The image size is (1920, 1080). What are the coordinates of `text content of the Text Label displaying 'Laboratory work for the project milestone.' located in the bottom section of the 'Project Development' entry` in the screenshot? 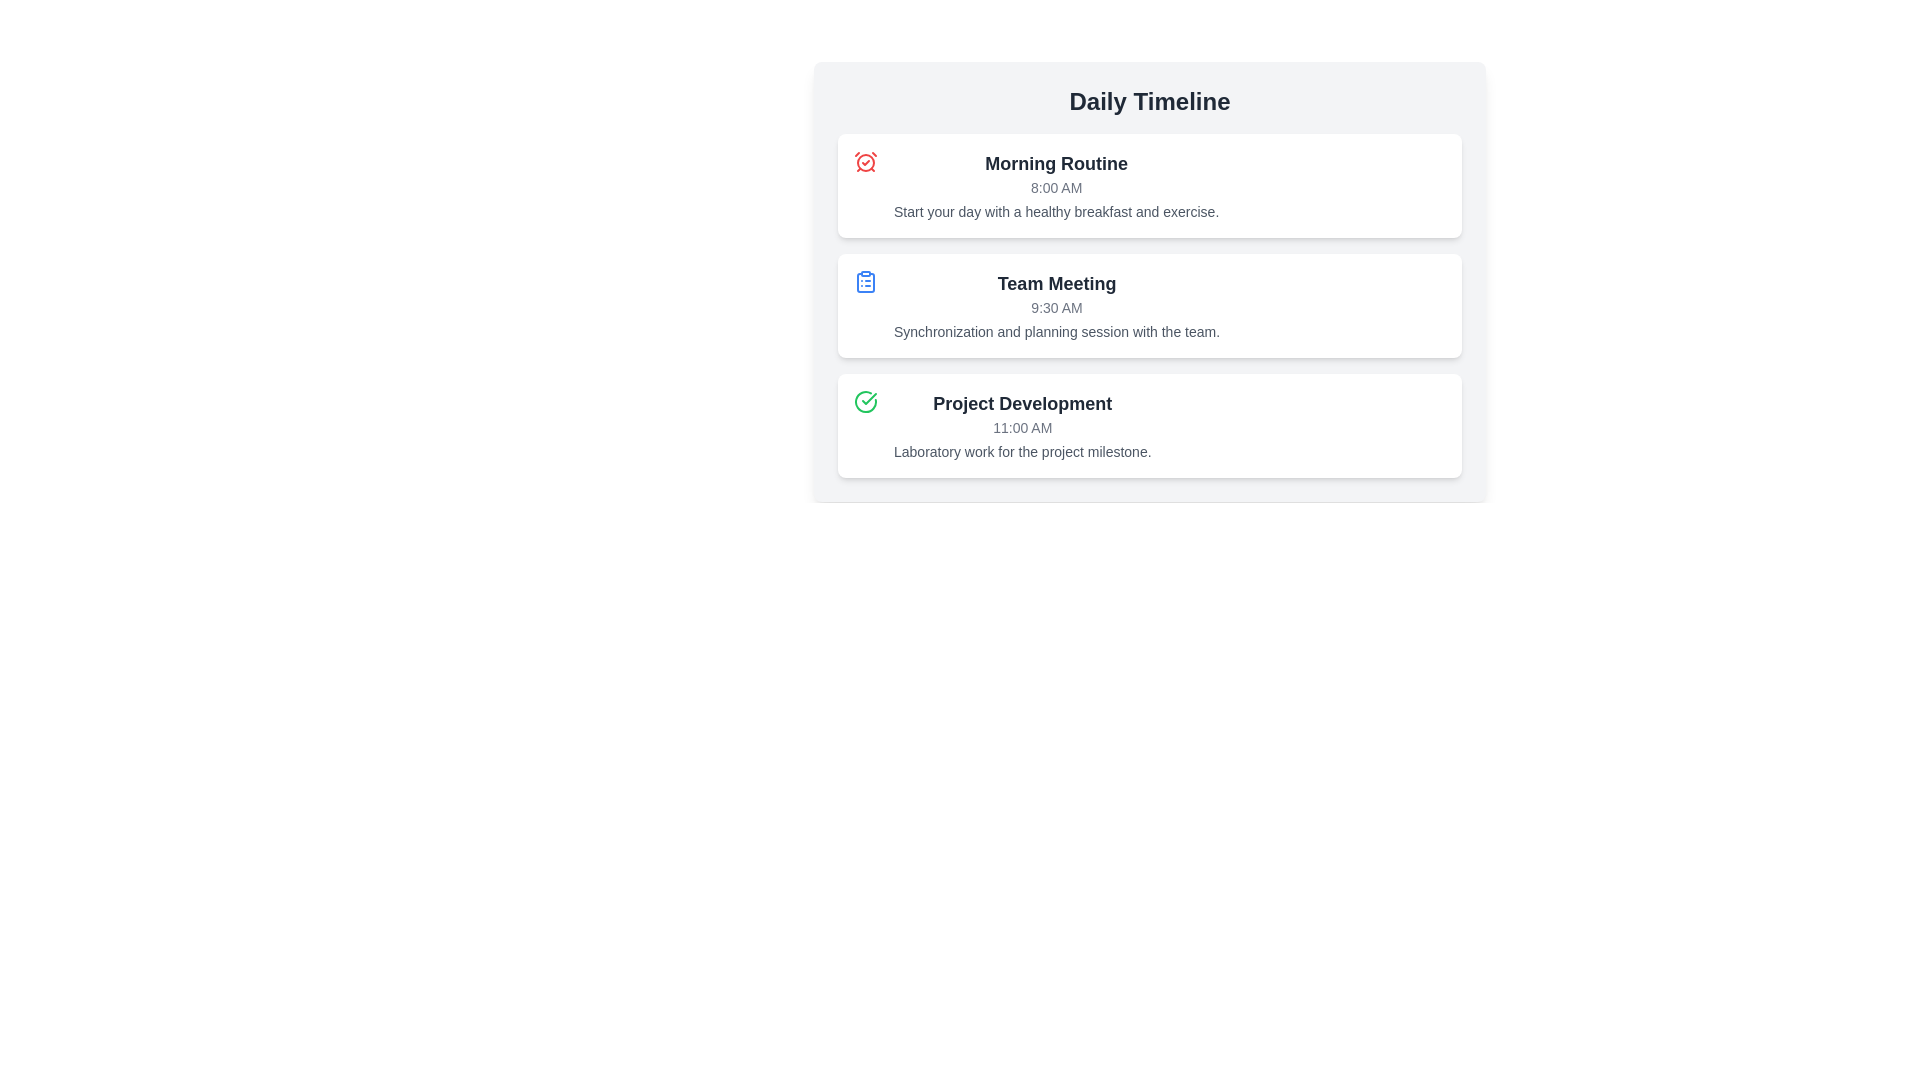 It's located at (1022, 451).